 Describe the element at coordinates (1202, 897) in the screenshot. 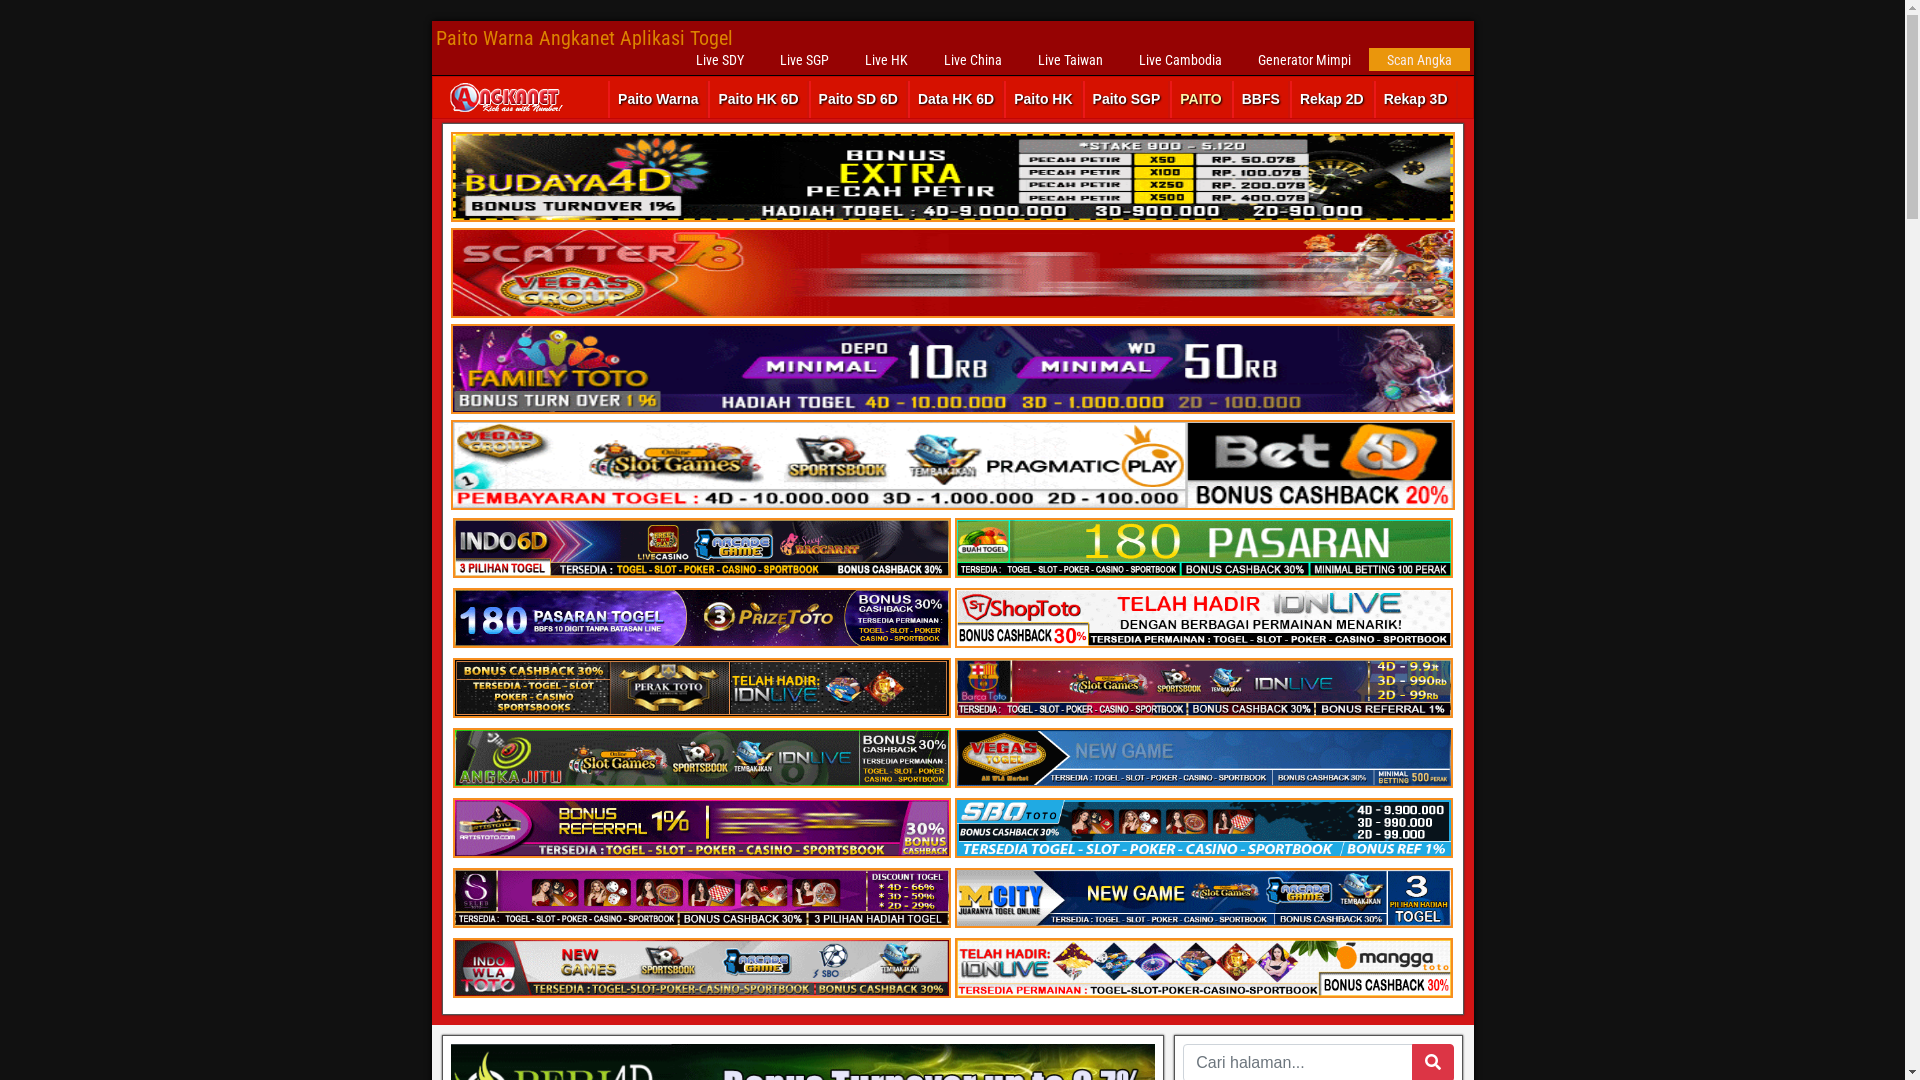

I see `'Bandar Judi Online Terpercaya mcitytoto'` at that location.